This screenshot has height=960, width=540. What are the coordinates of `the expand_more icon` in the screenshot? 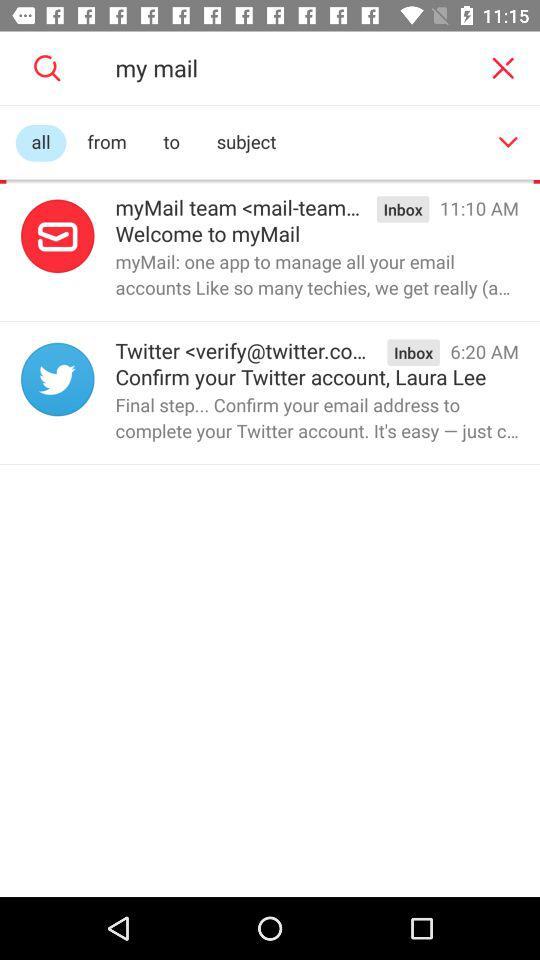 It's located at (508, 141).